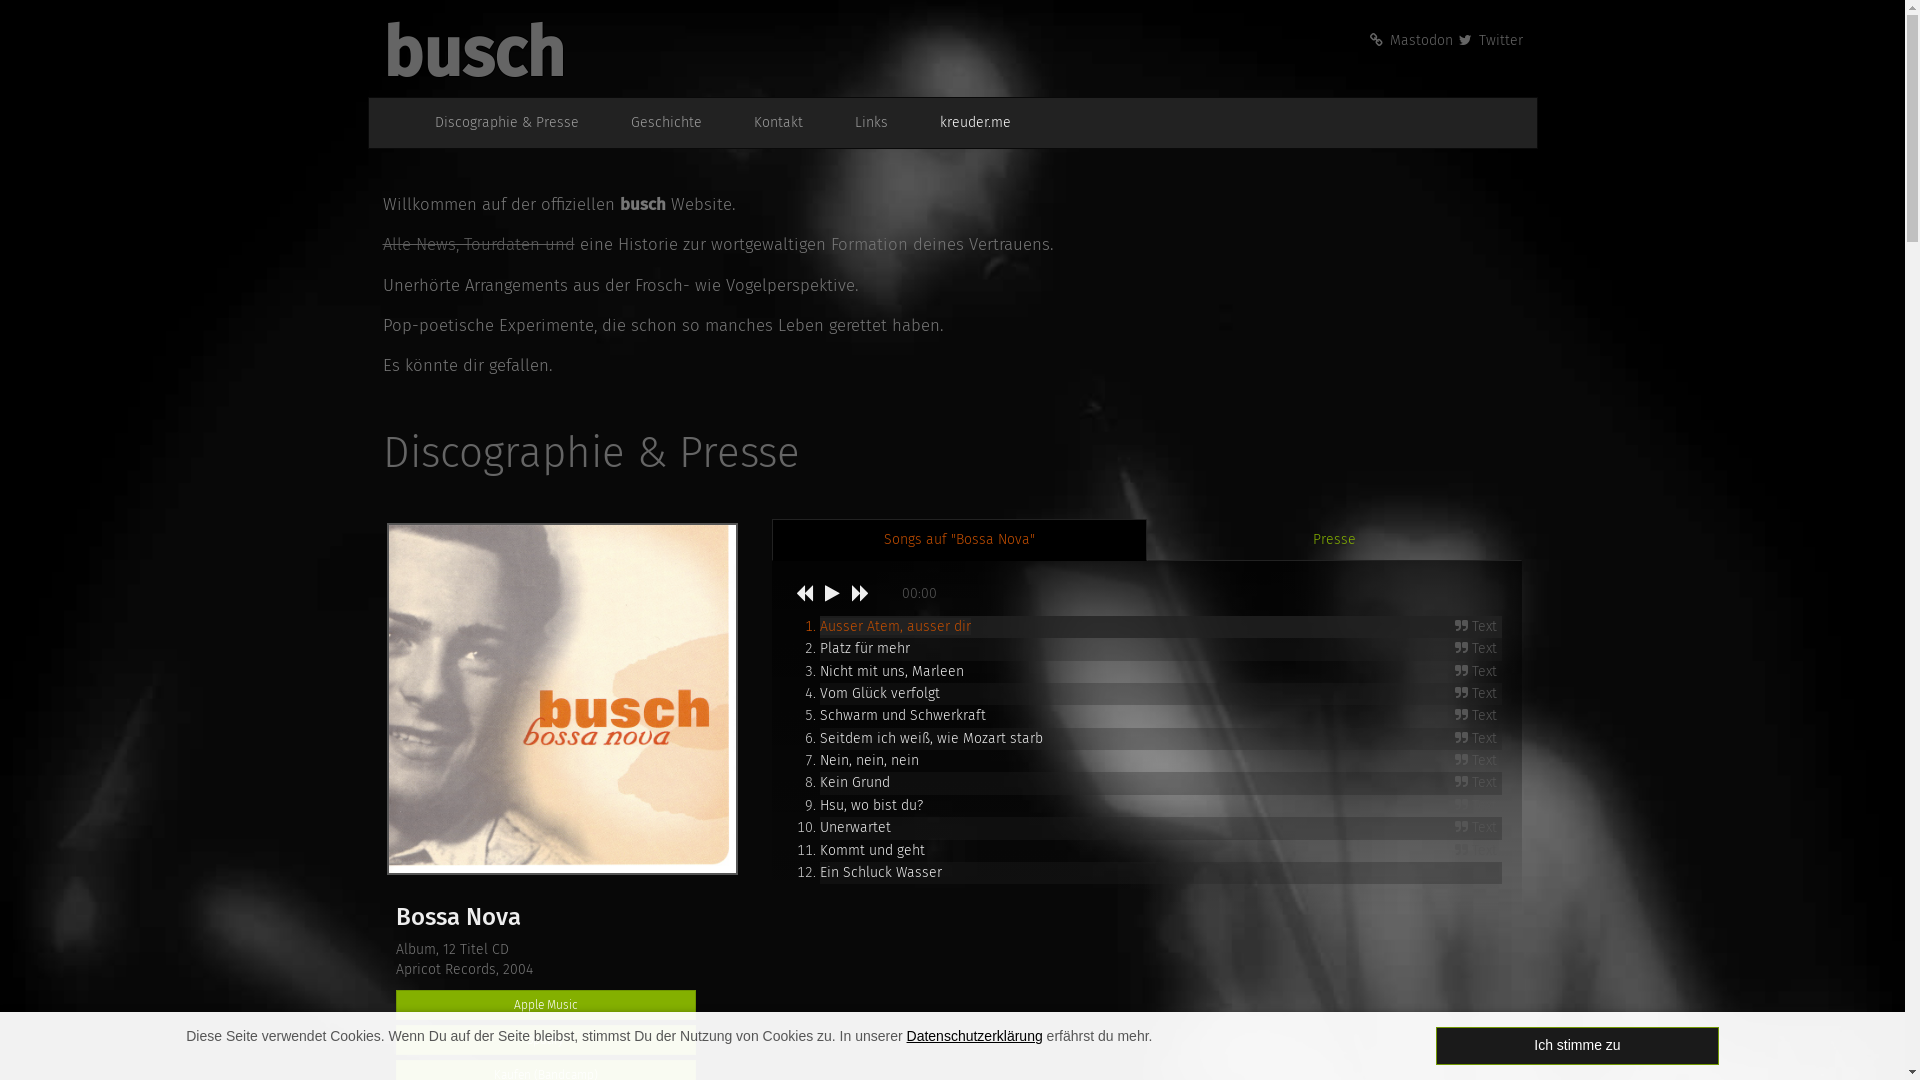 Image resolution: width=1920 pixels, height=1080 pixels. Describe the element at coordinates (1434, 1044) in the screenshot. I see `'Ich stimme zu'` at that location.